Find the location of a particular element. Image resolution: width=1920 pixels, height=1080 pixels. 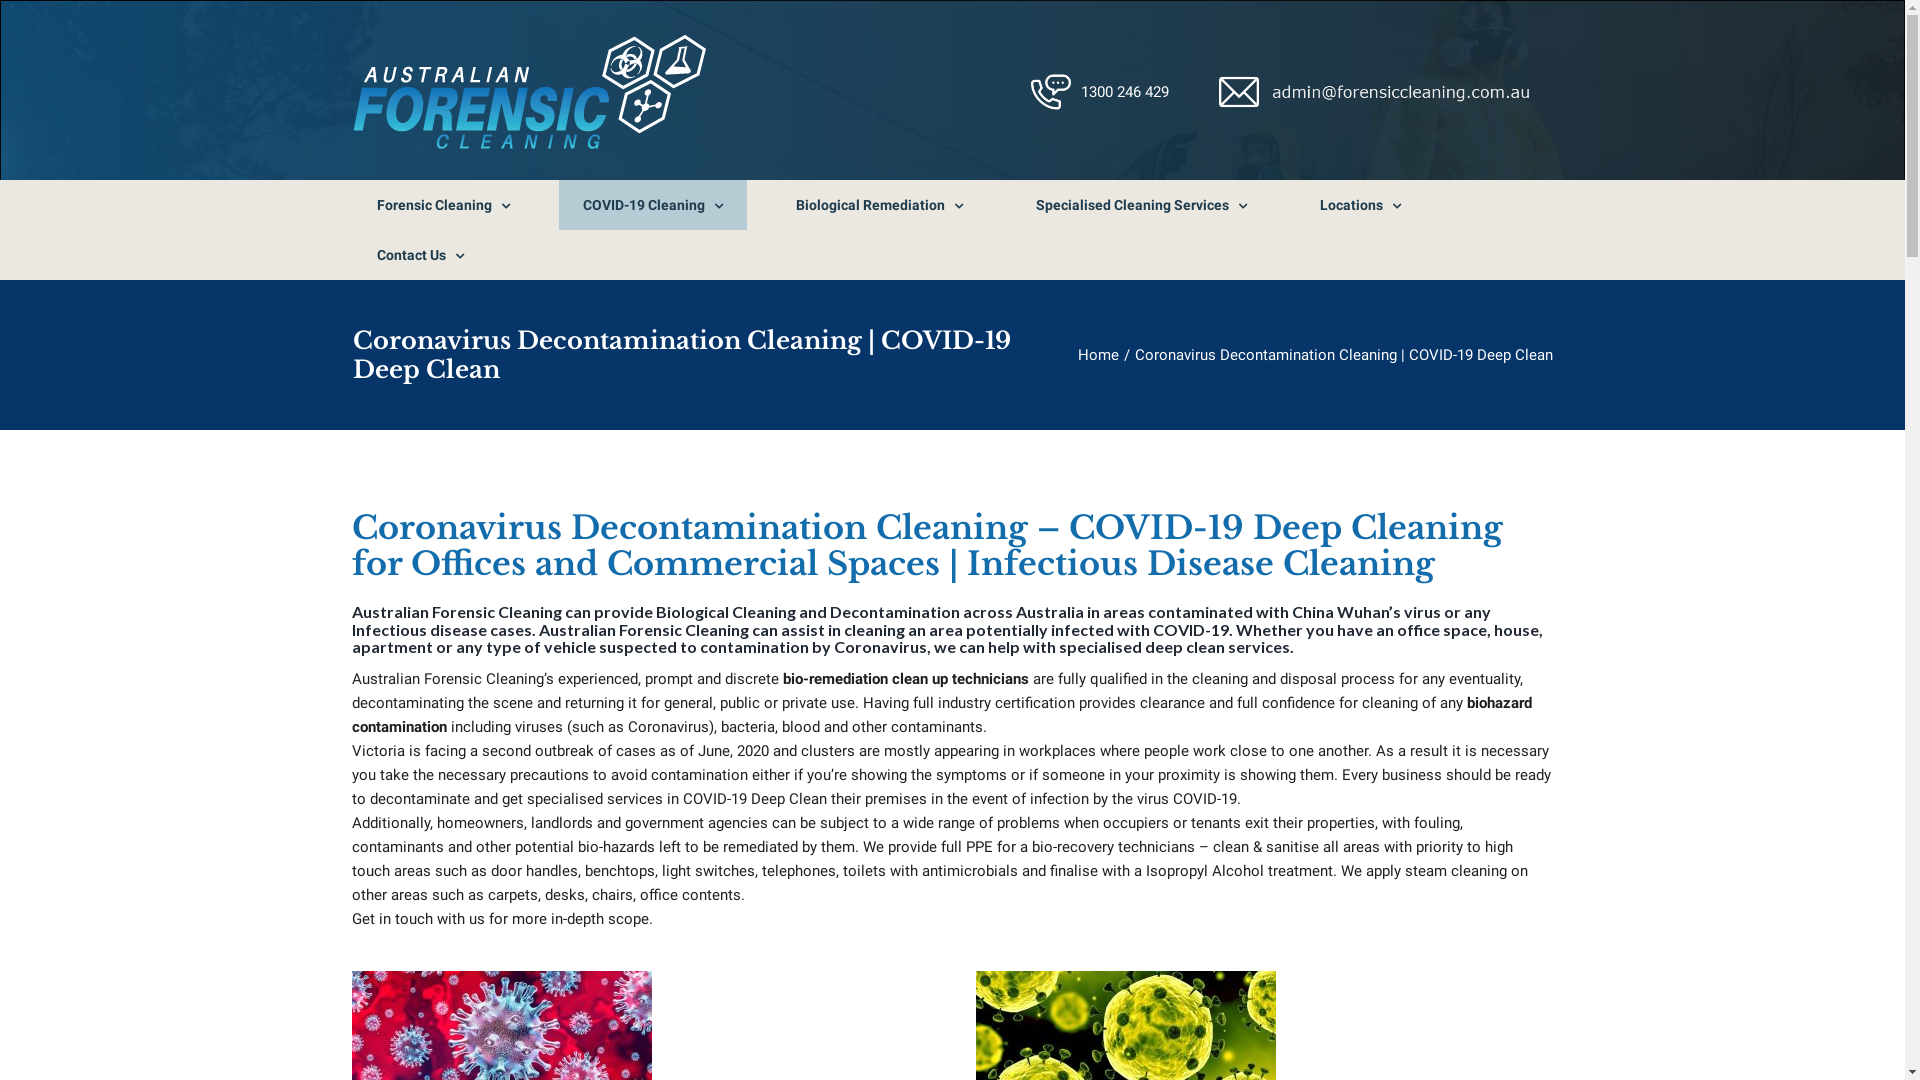

'COVID-19 Cleaning' is located at coordinates (652, 204).